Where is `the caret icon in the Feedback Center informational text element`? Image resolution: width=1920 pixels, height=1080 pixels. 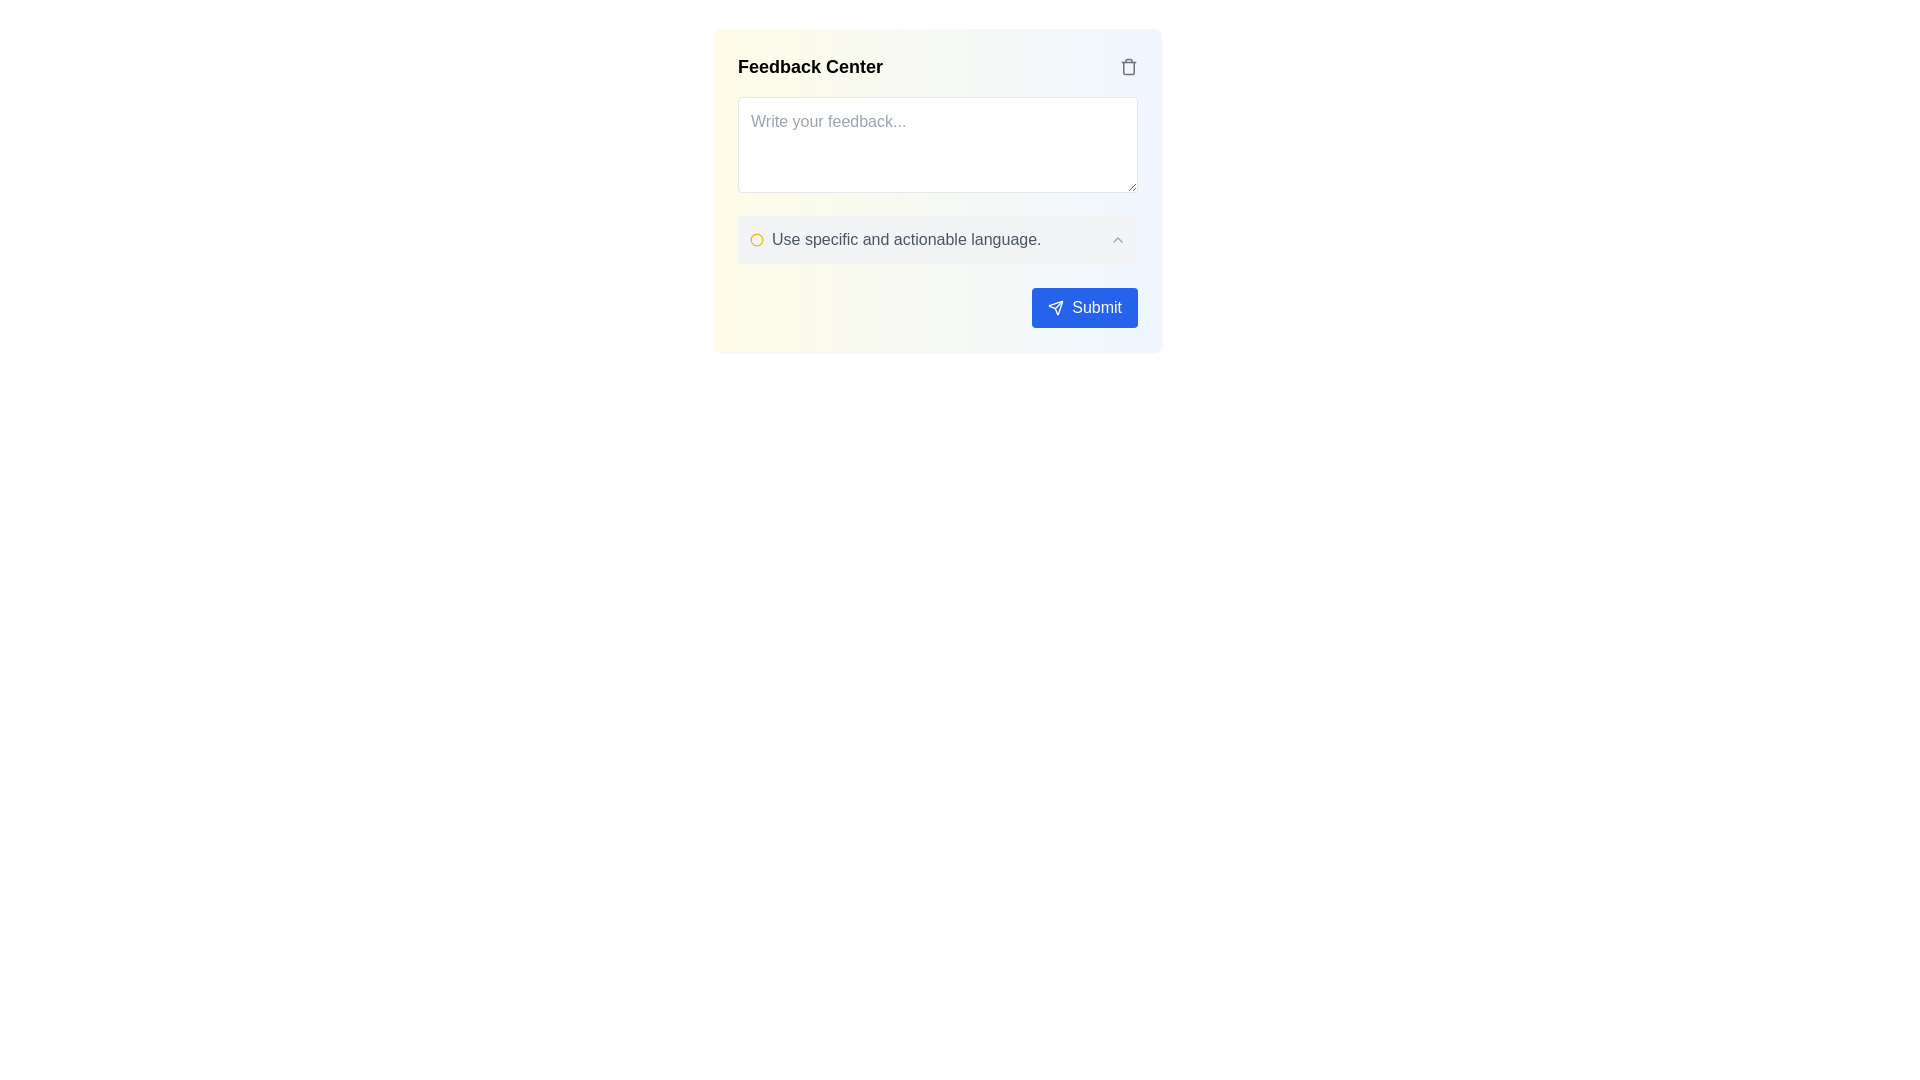 the caret icon in the Feedback Center informational text element is located at coordinates (936, 238).